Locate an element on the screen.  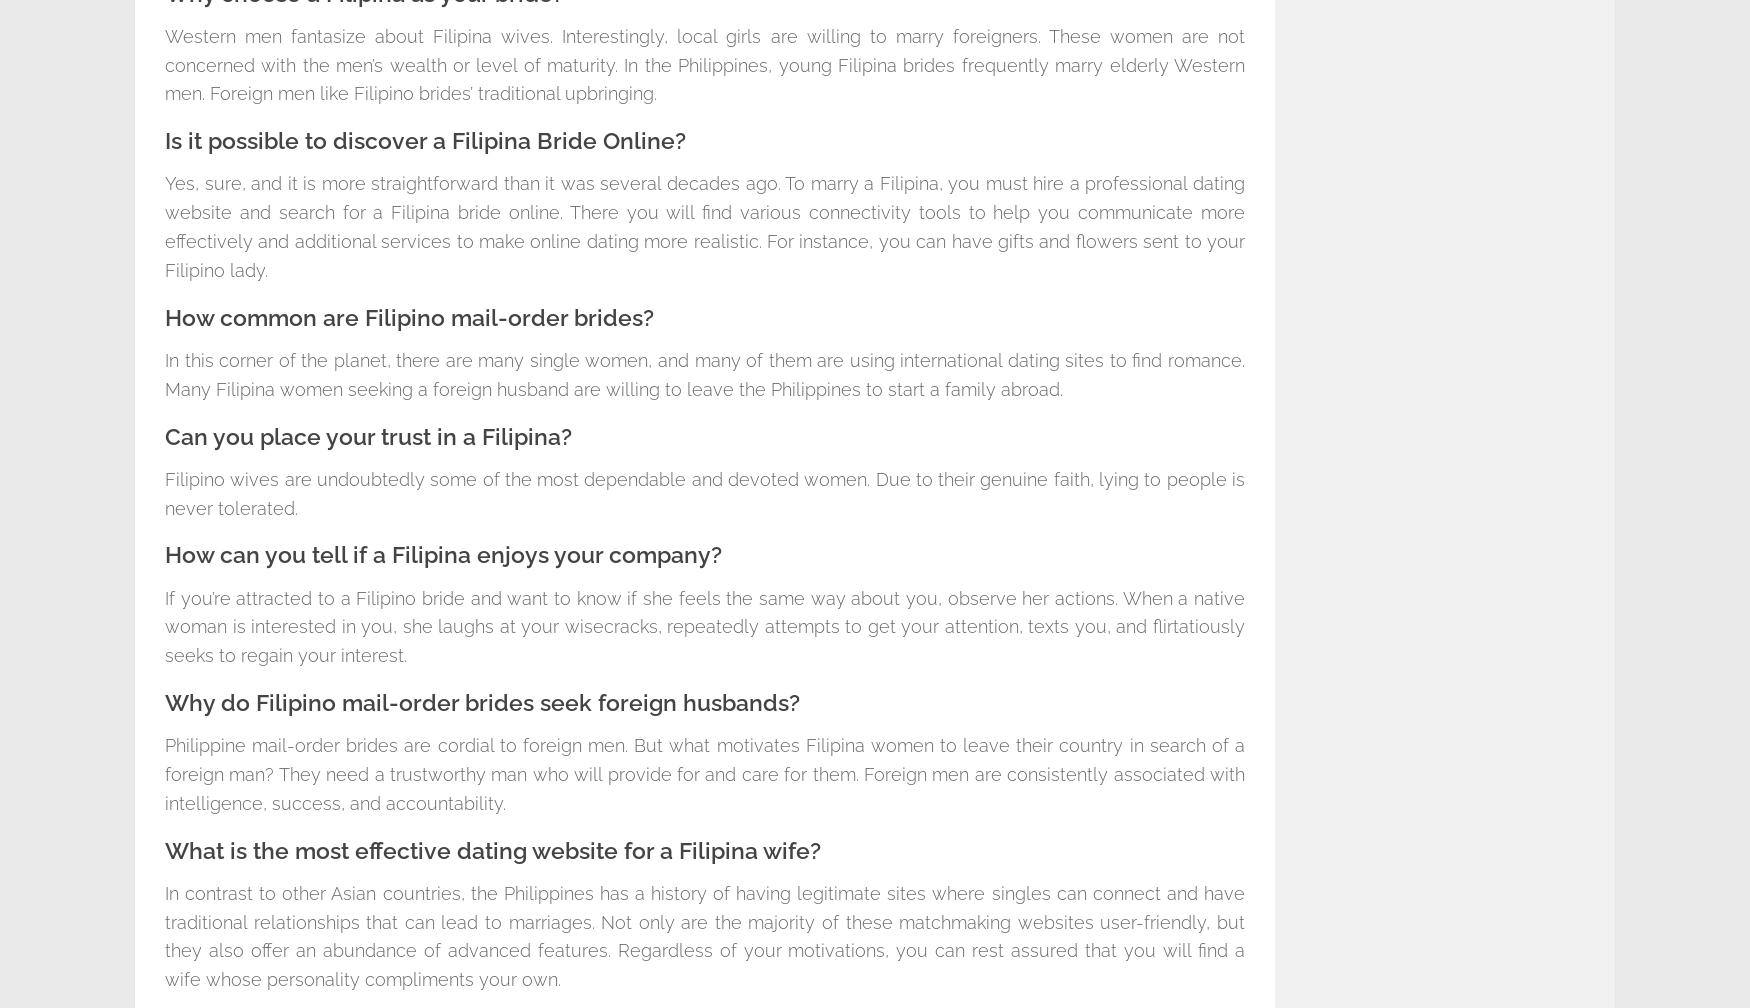
'How can you tell if a Filipina enjoys your company?' is located at coordinates (443, 555).